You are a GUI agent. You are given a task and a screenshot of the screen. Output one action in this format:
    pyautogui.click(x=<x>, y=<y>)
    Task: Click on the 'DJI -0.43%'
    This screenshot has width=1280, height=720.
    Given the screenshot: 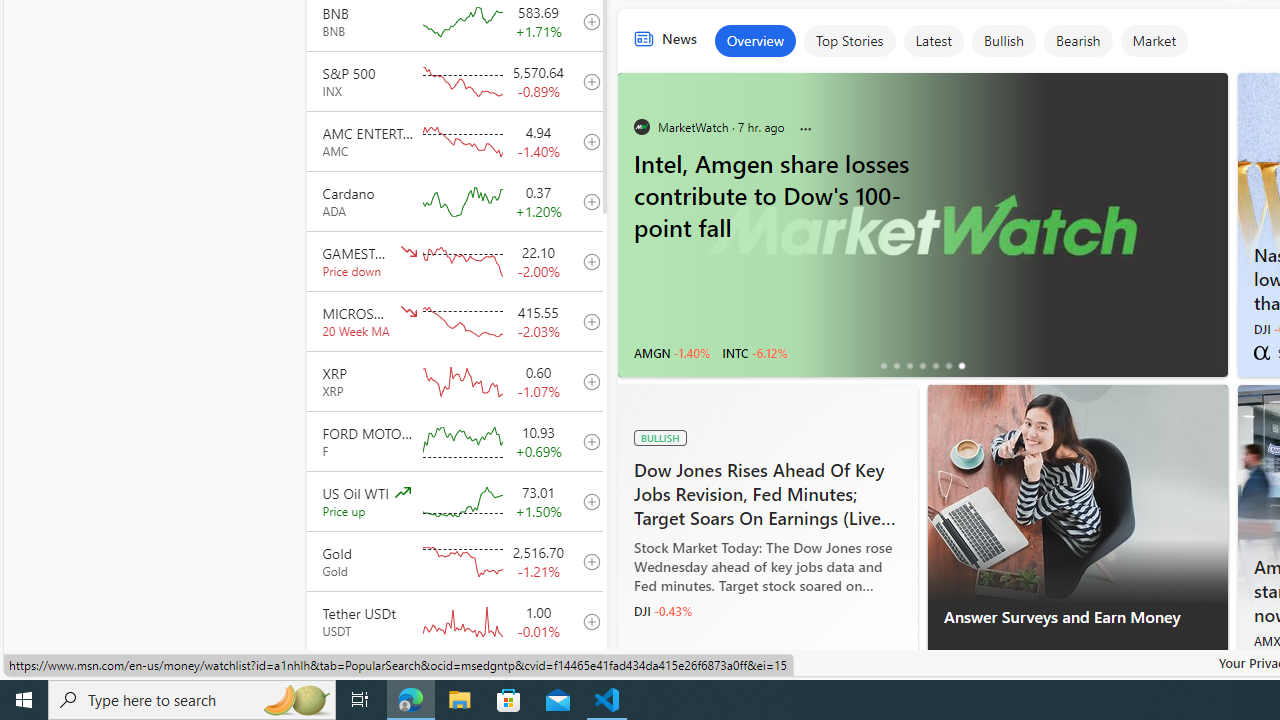 What is the action you would take?
    pyautogui.click(x=663, y=610)
    